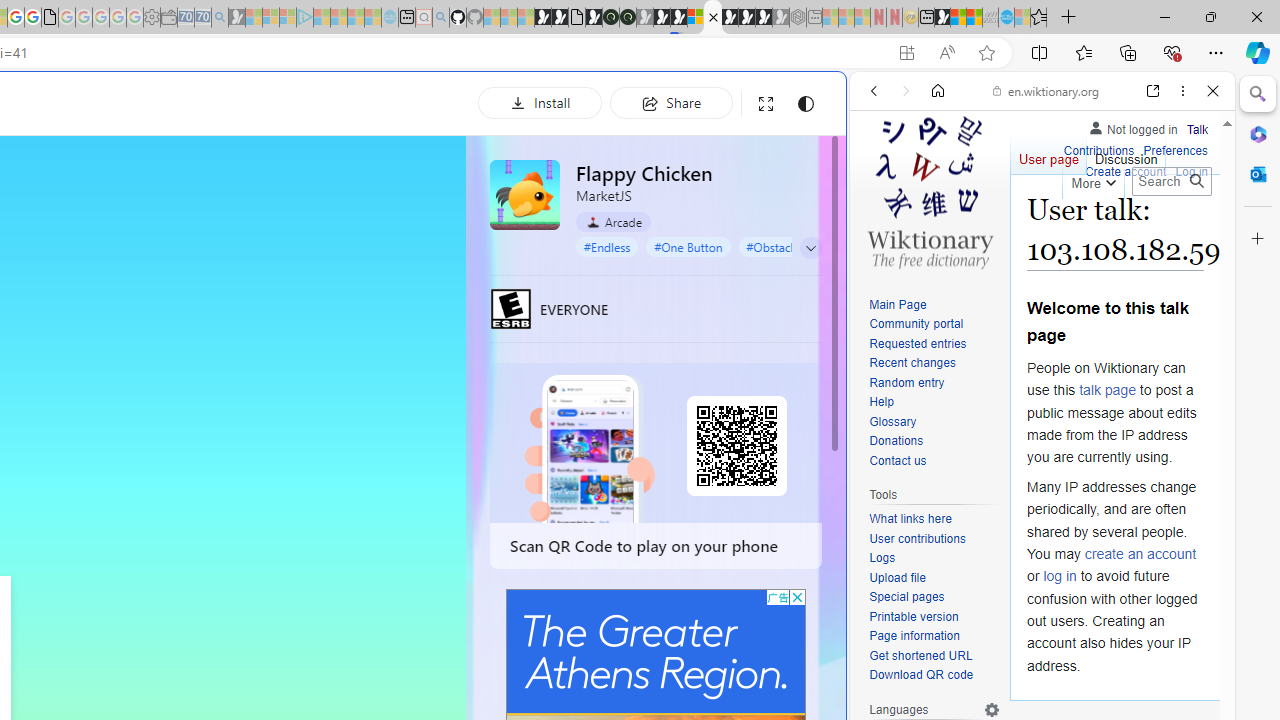 The image size is (1280, 720). What do you see at coordinates (934, 675) in the screenshot?
I see `'Download QR code'` at bounding box center [934, 675].